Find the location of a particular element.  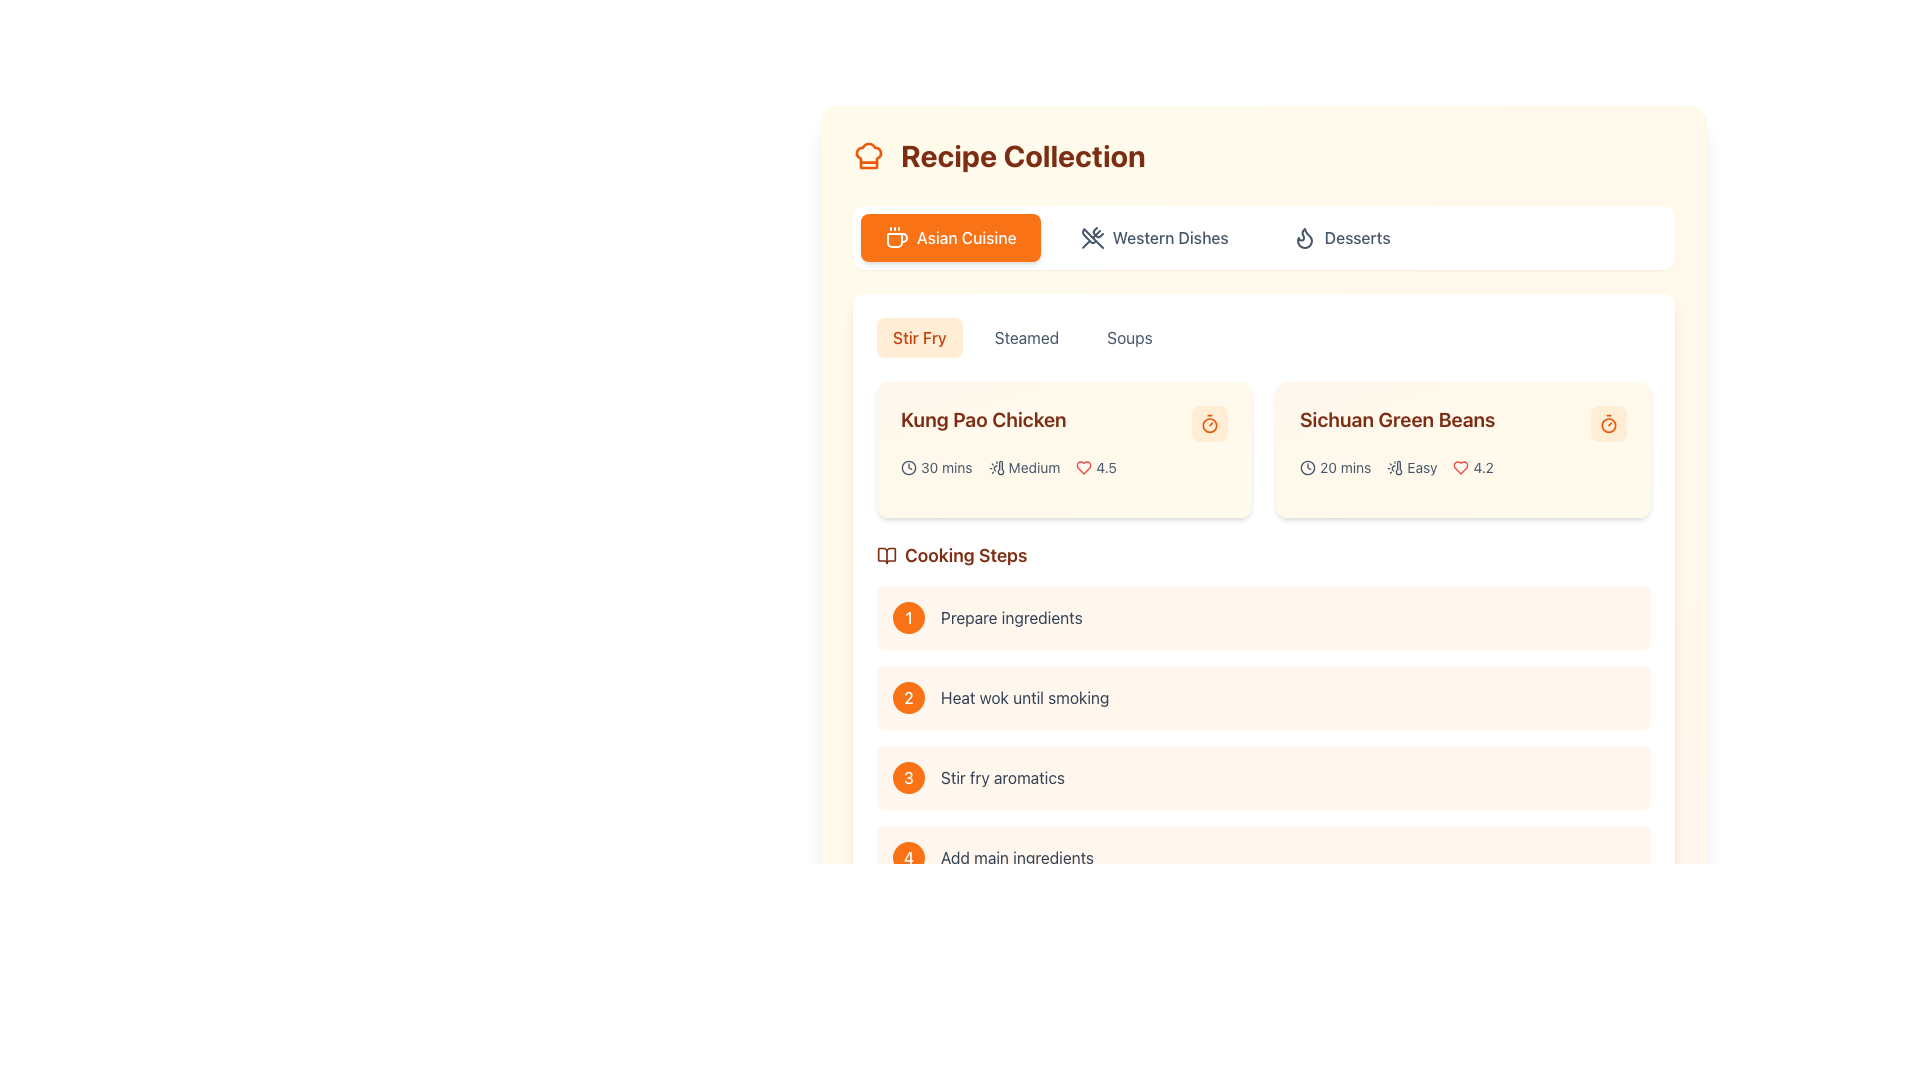

the circular icon button with a timer design located at the top-right corner of the 'Sichuan Green Beans' recipe card is located at coordinates (1608, 423).